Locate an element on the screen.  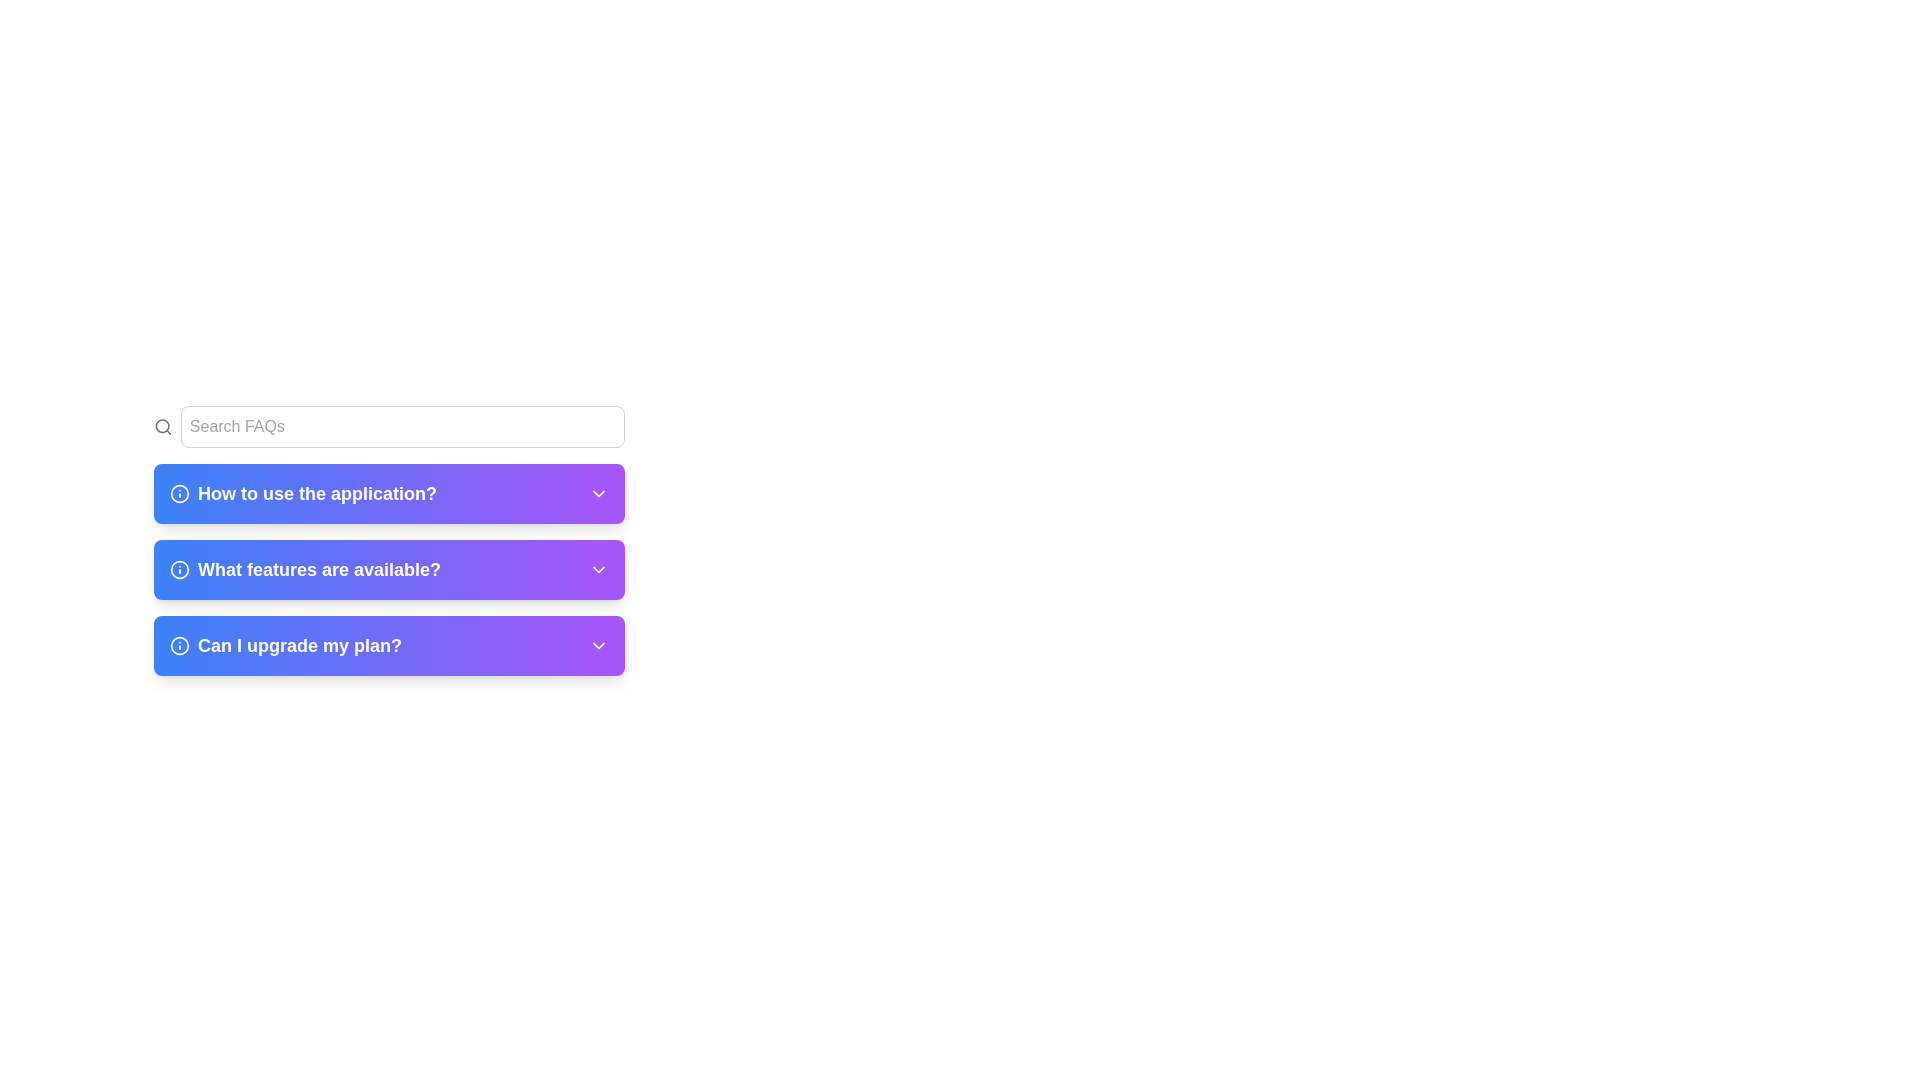
the icon that signifies information about 'How to use the application?' which is positioned to the left of the FAQ question text is located at coordinates (180, 493).